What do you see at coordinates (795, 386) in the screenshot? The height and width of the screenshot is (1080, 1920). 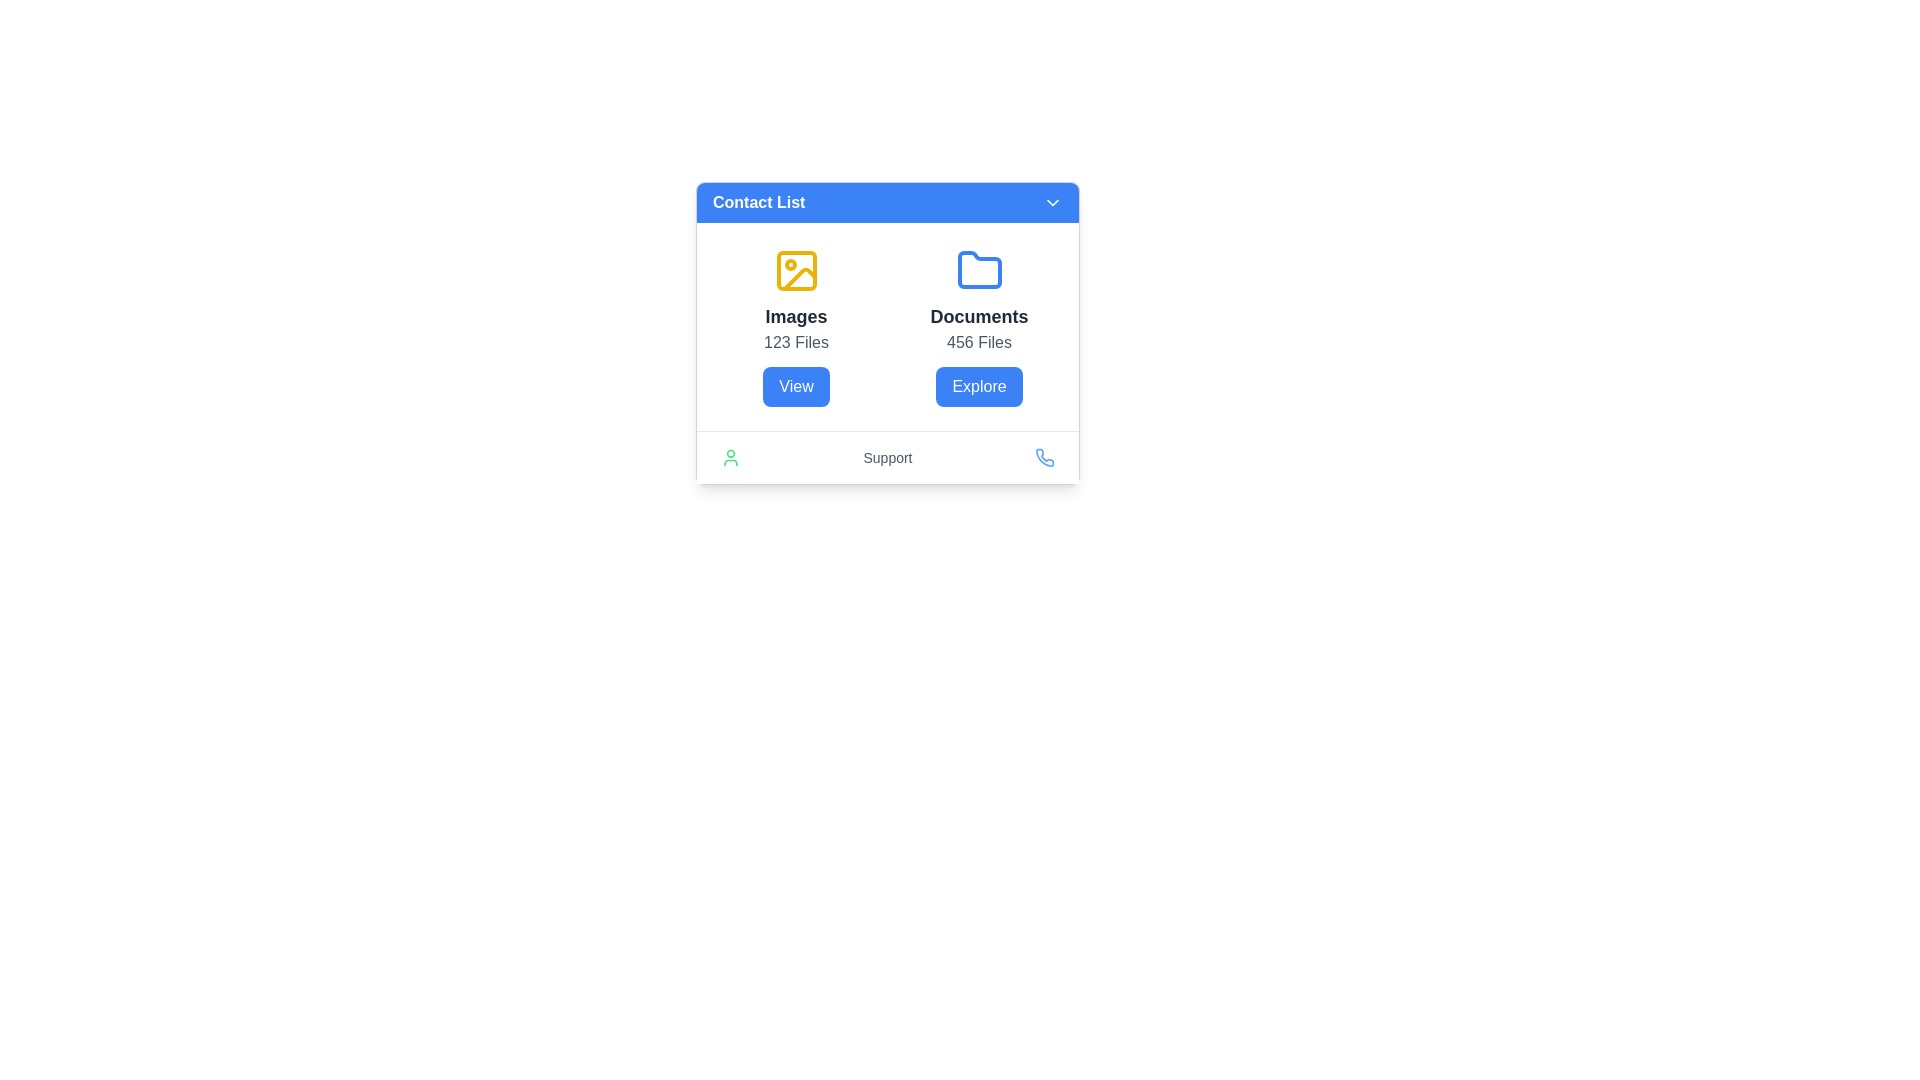 I see `the interactive button located in the lower section of the 'Images' sub-panel, directly below the text '123 Files'` at bounding box center [795, 386].